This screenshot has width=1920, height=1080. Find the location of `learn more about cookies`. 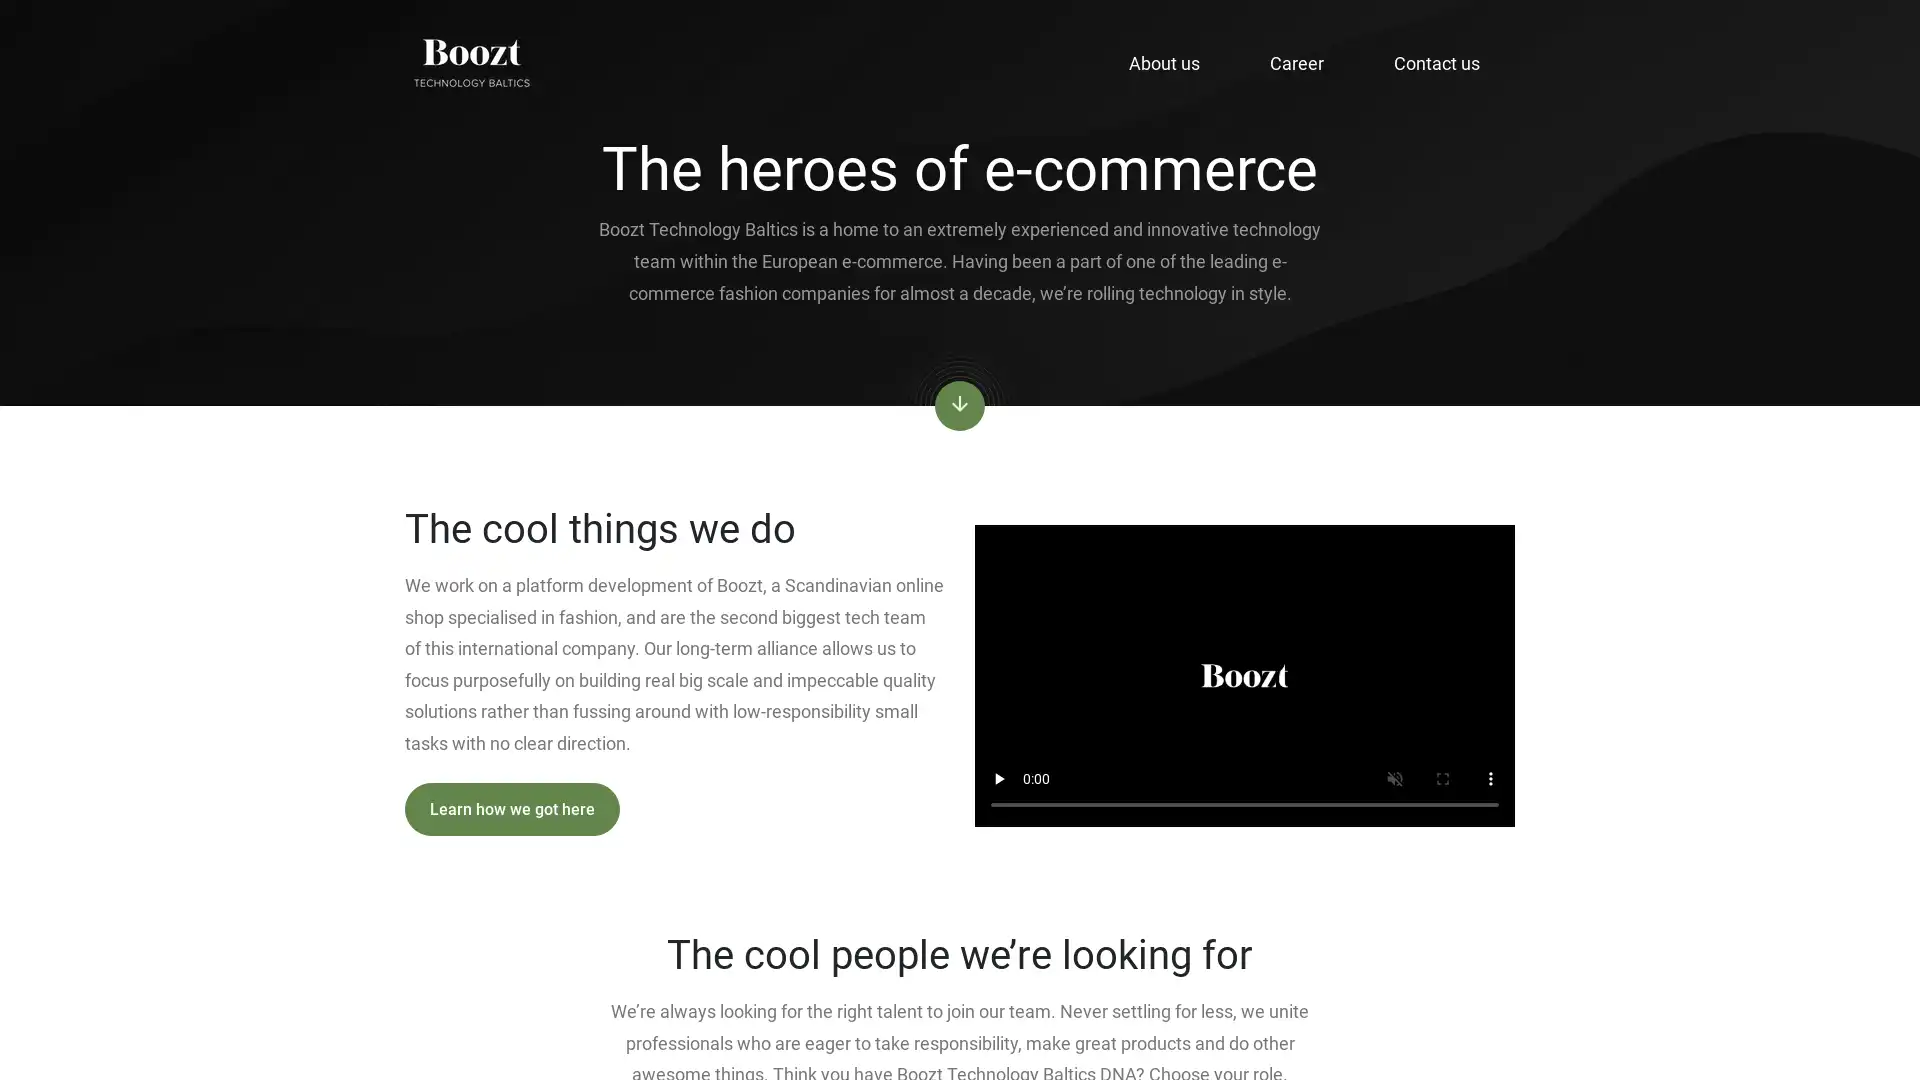

learn more about cookies is located at coordinates (1587, 972).